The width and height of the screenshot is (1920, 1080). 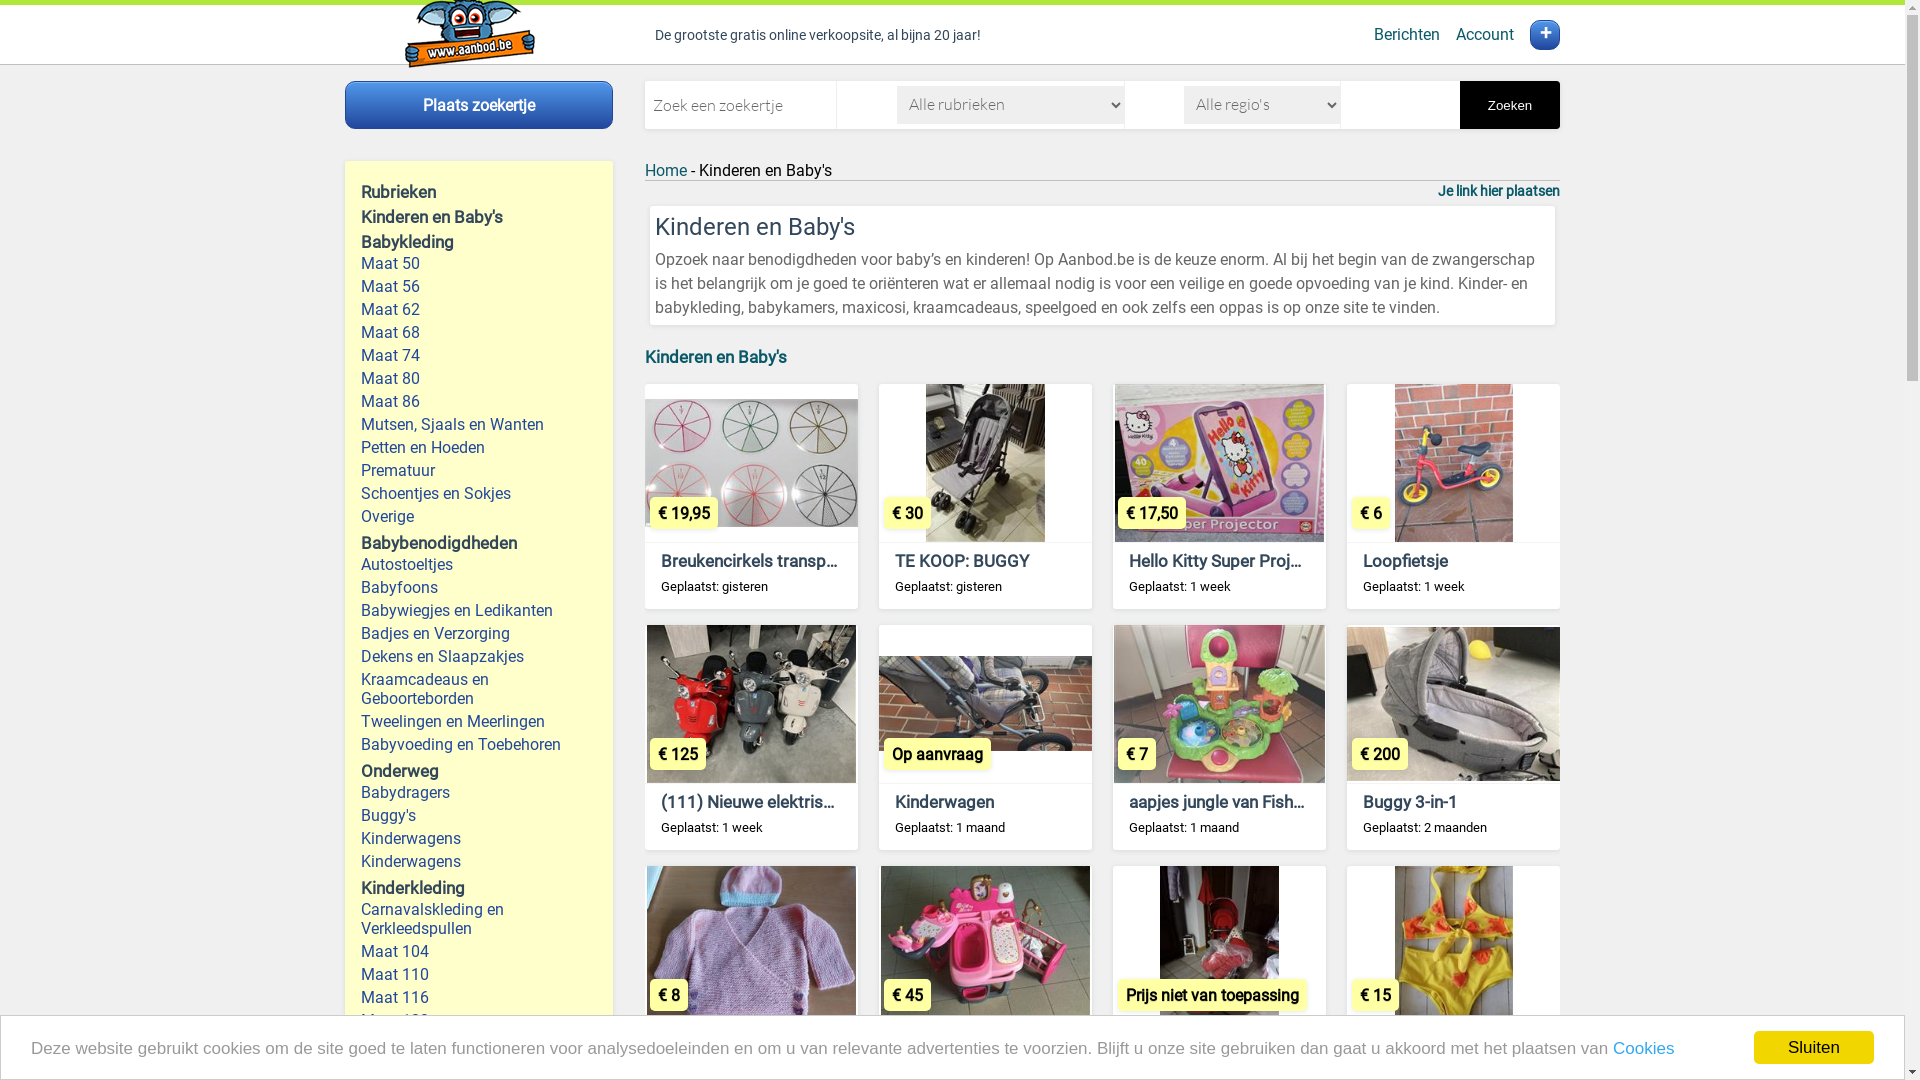 I want to click on 'Kinderwagen, so click(x=985, y=737).